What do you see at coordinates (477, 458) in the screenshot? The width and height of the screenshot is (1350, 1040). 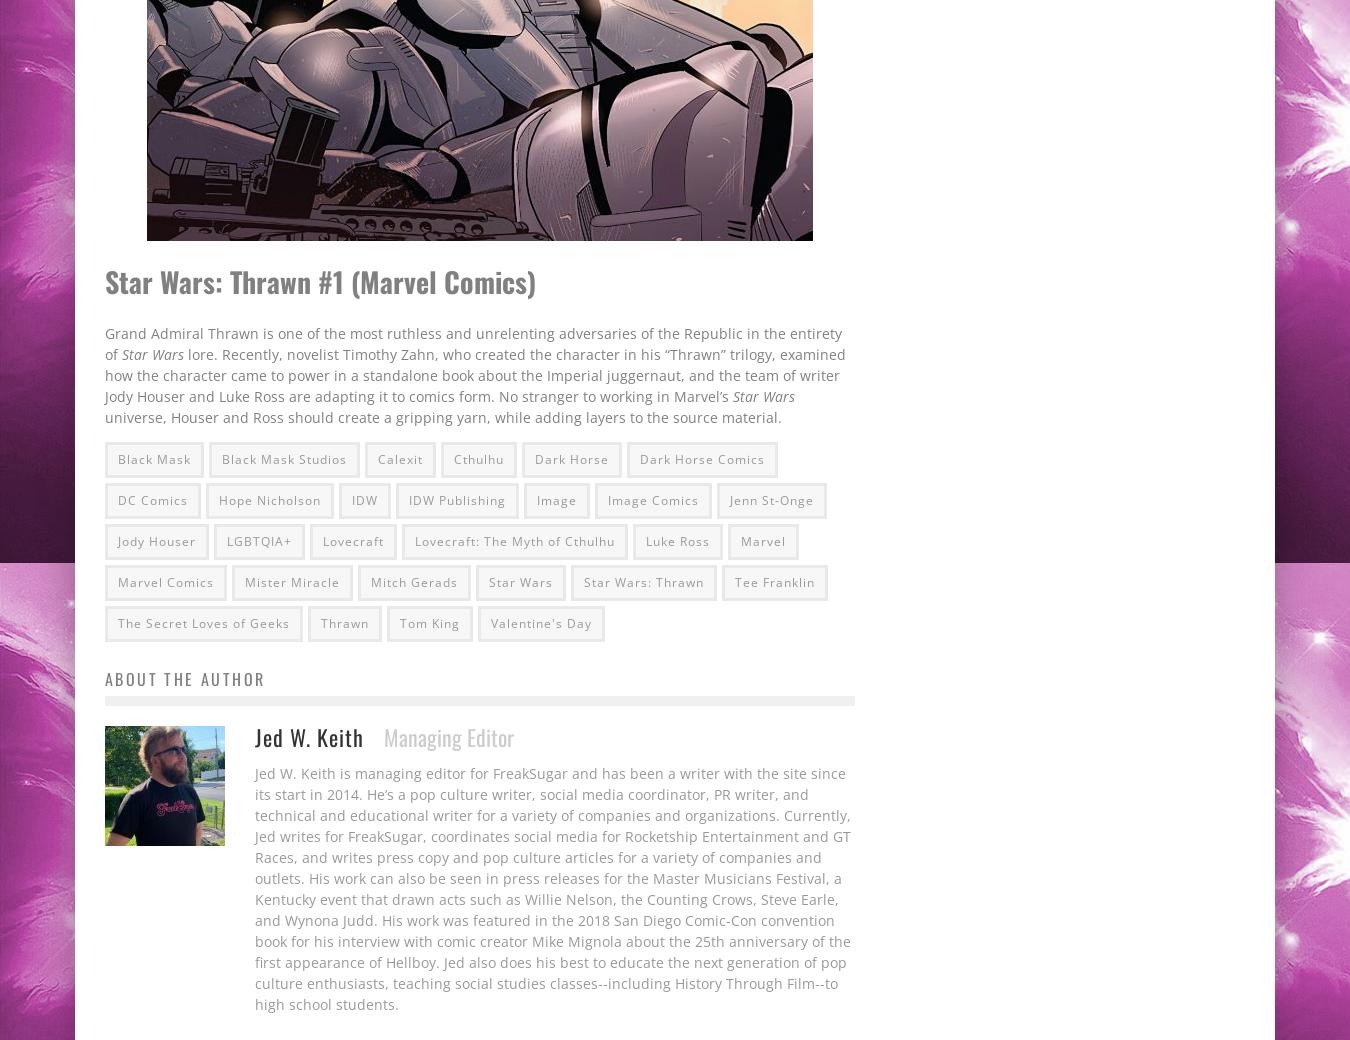 I see `'Cthulhu'` at bounding box center [477, 458].